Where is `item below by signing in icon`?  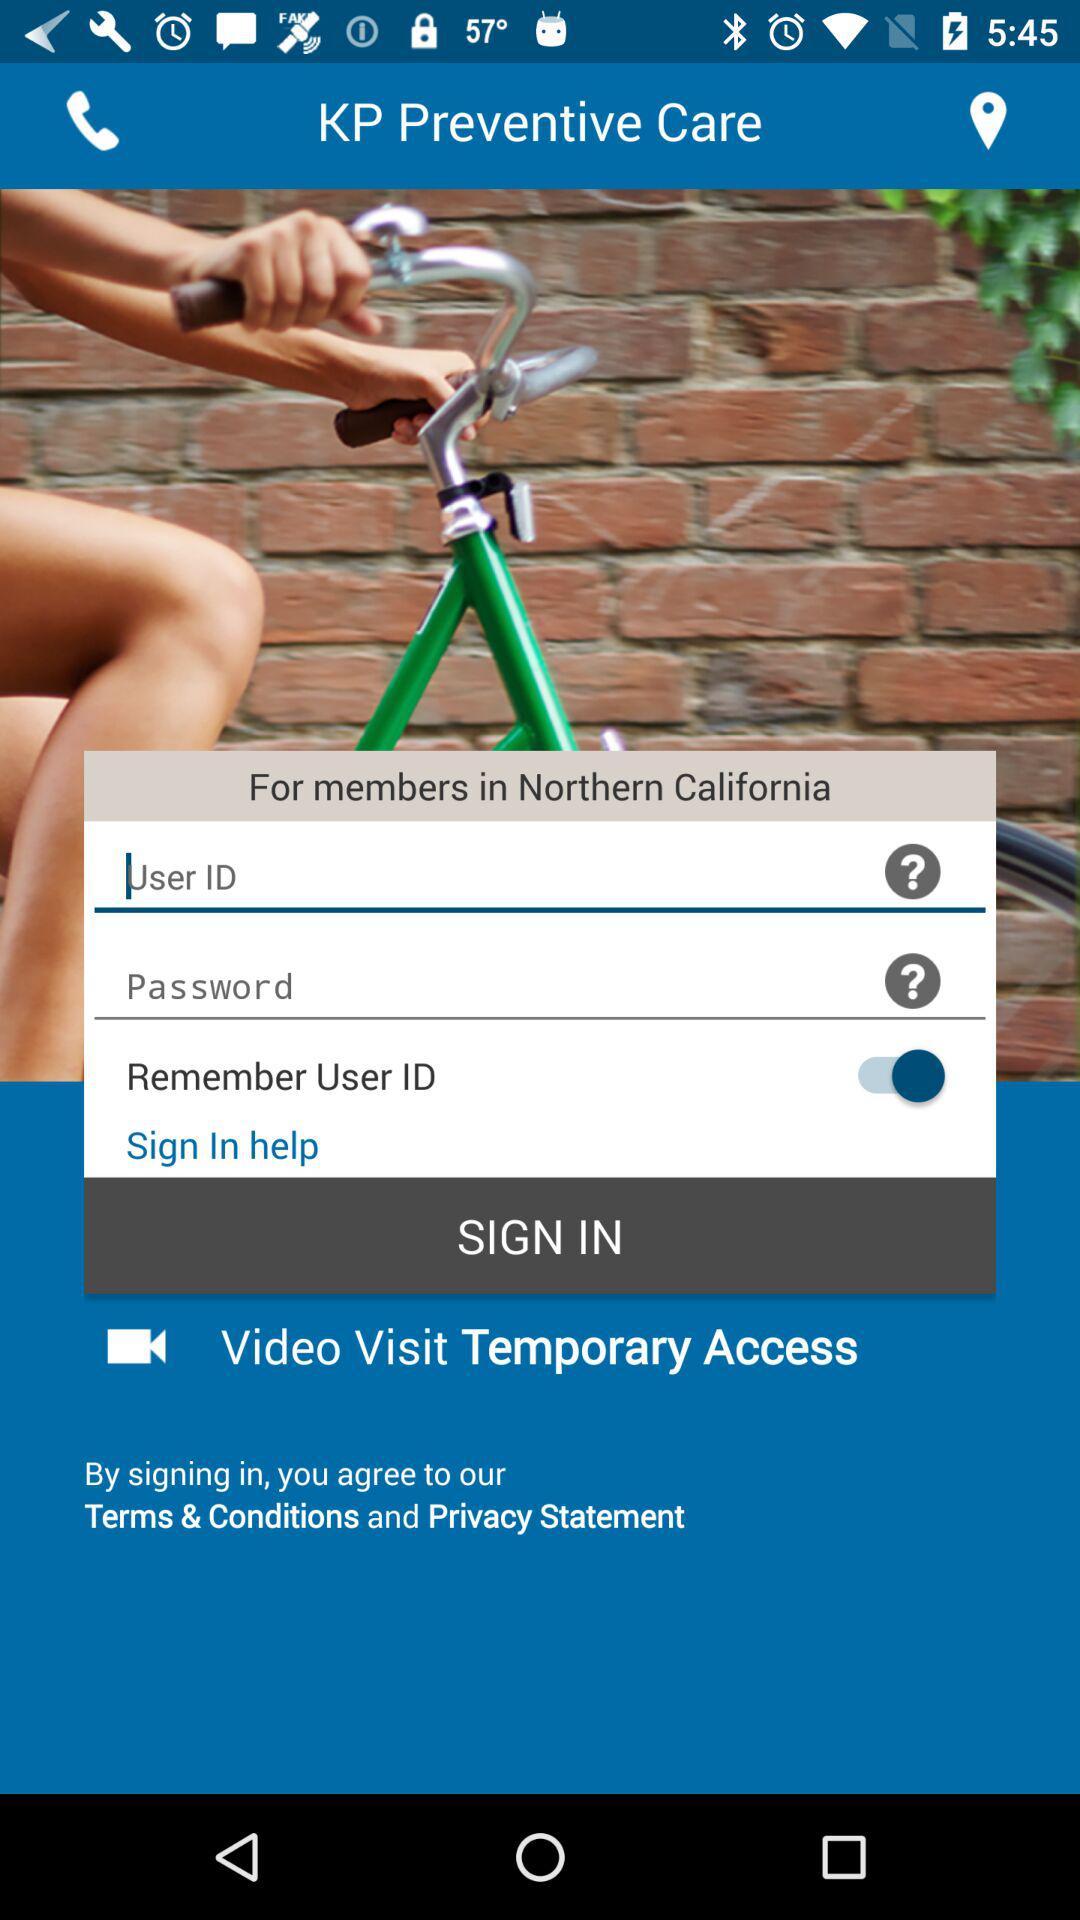 item below by signing in icon is located at coordinates (540, 1515).